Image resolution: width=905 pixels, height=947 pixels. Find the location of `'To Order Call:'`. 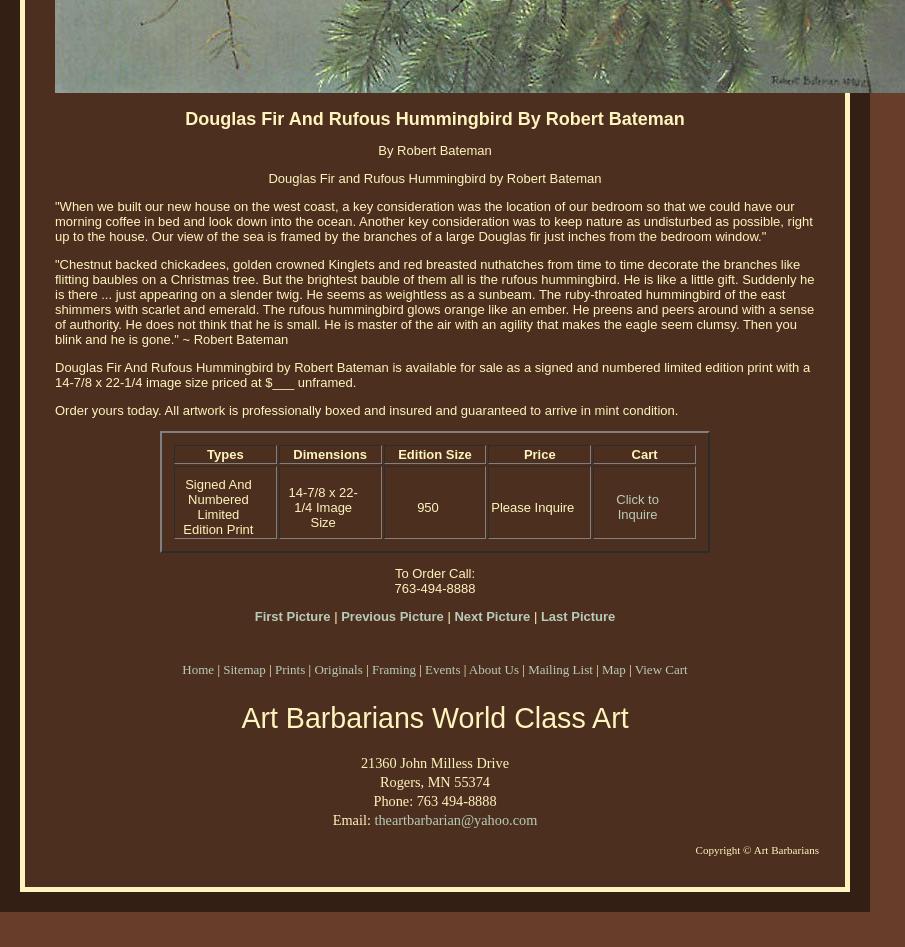

'To Order Call:' is located at coordinates (433, 573).